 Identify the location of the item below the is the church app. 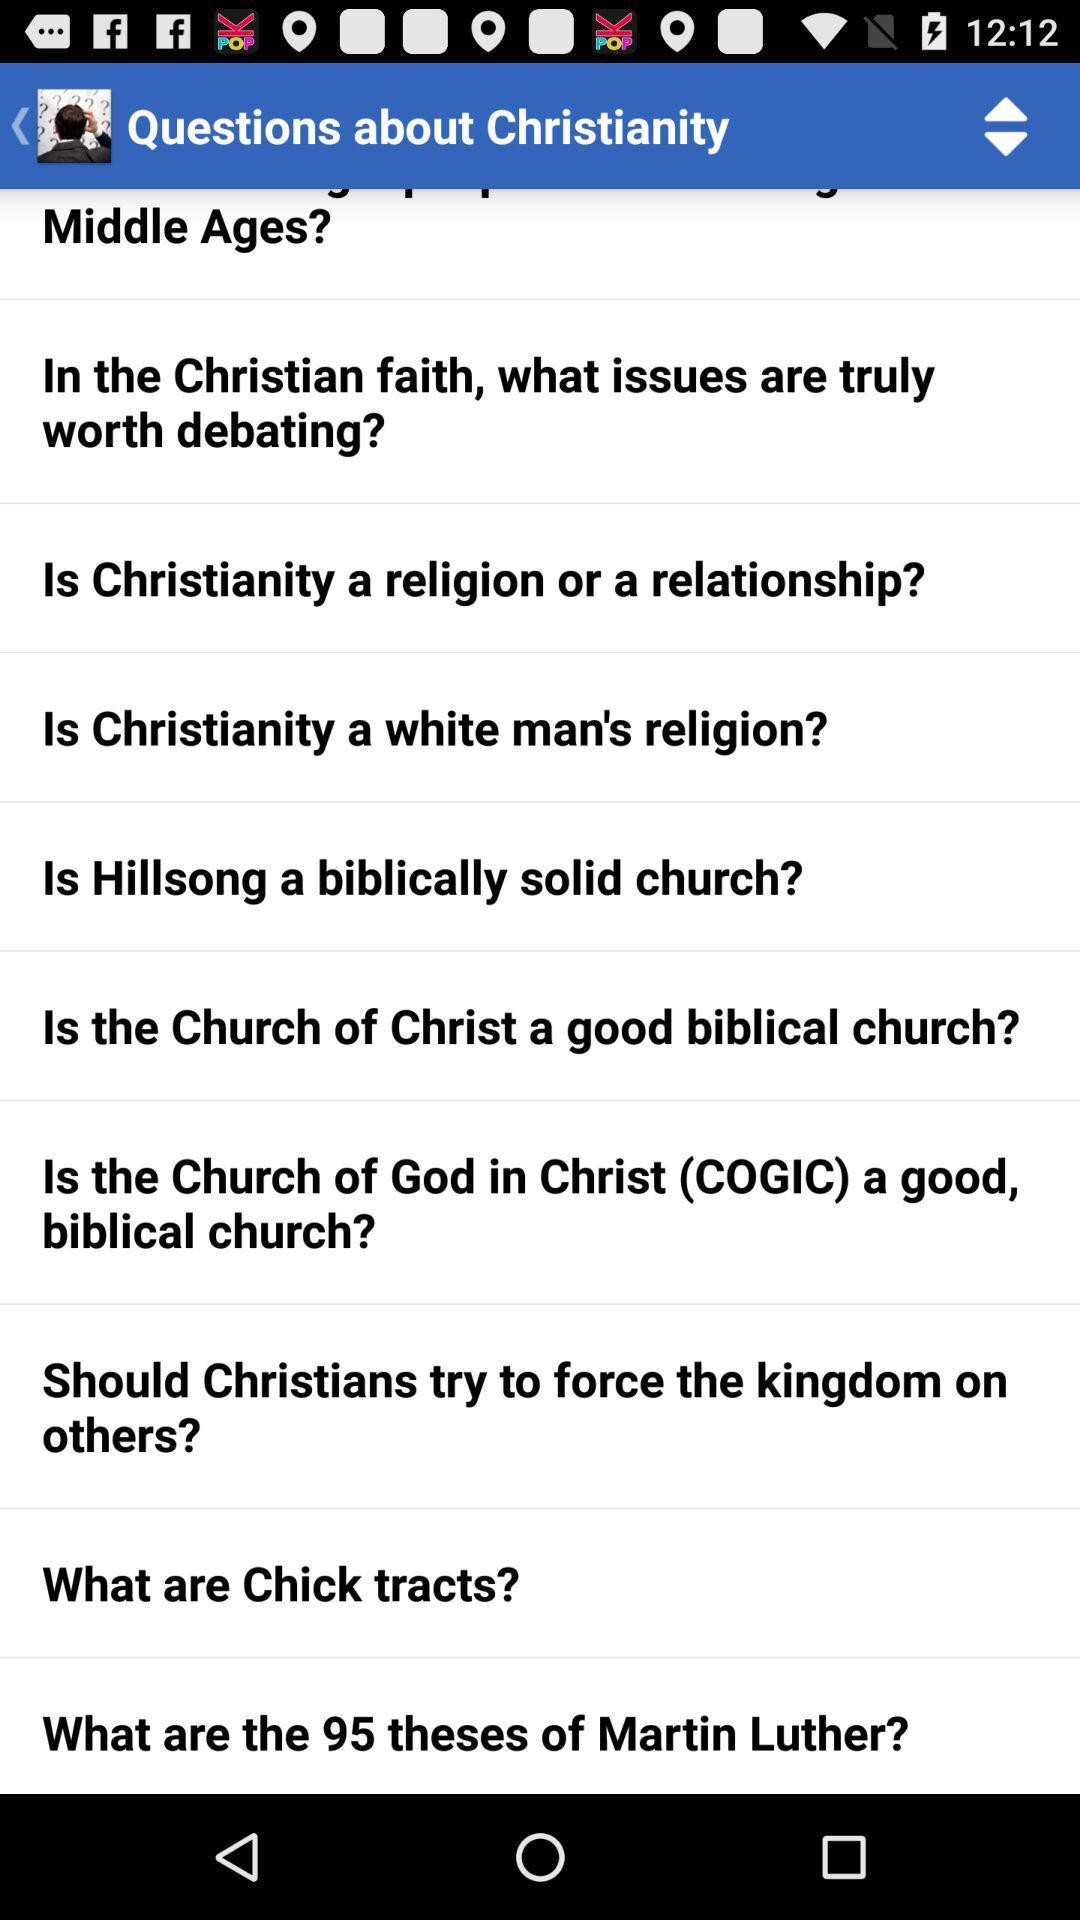
(540, 1405).